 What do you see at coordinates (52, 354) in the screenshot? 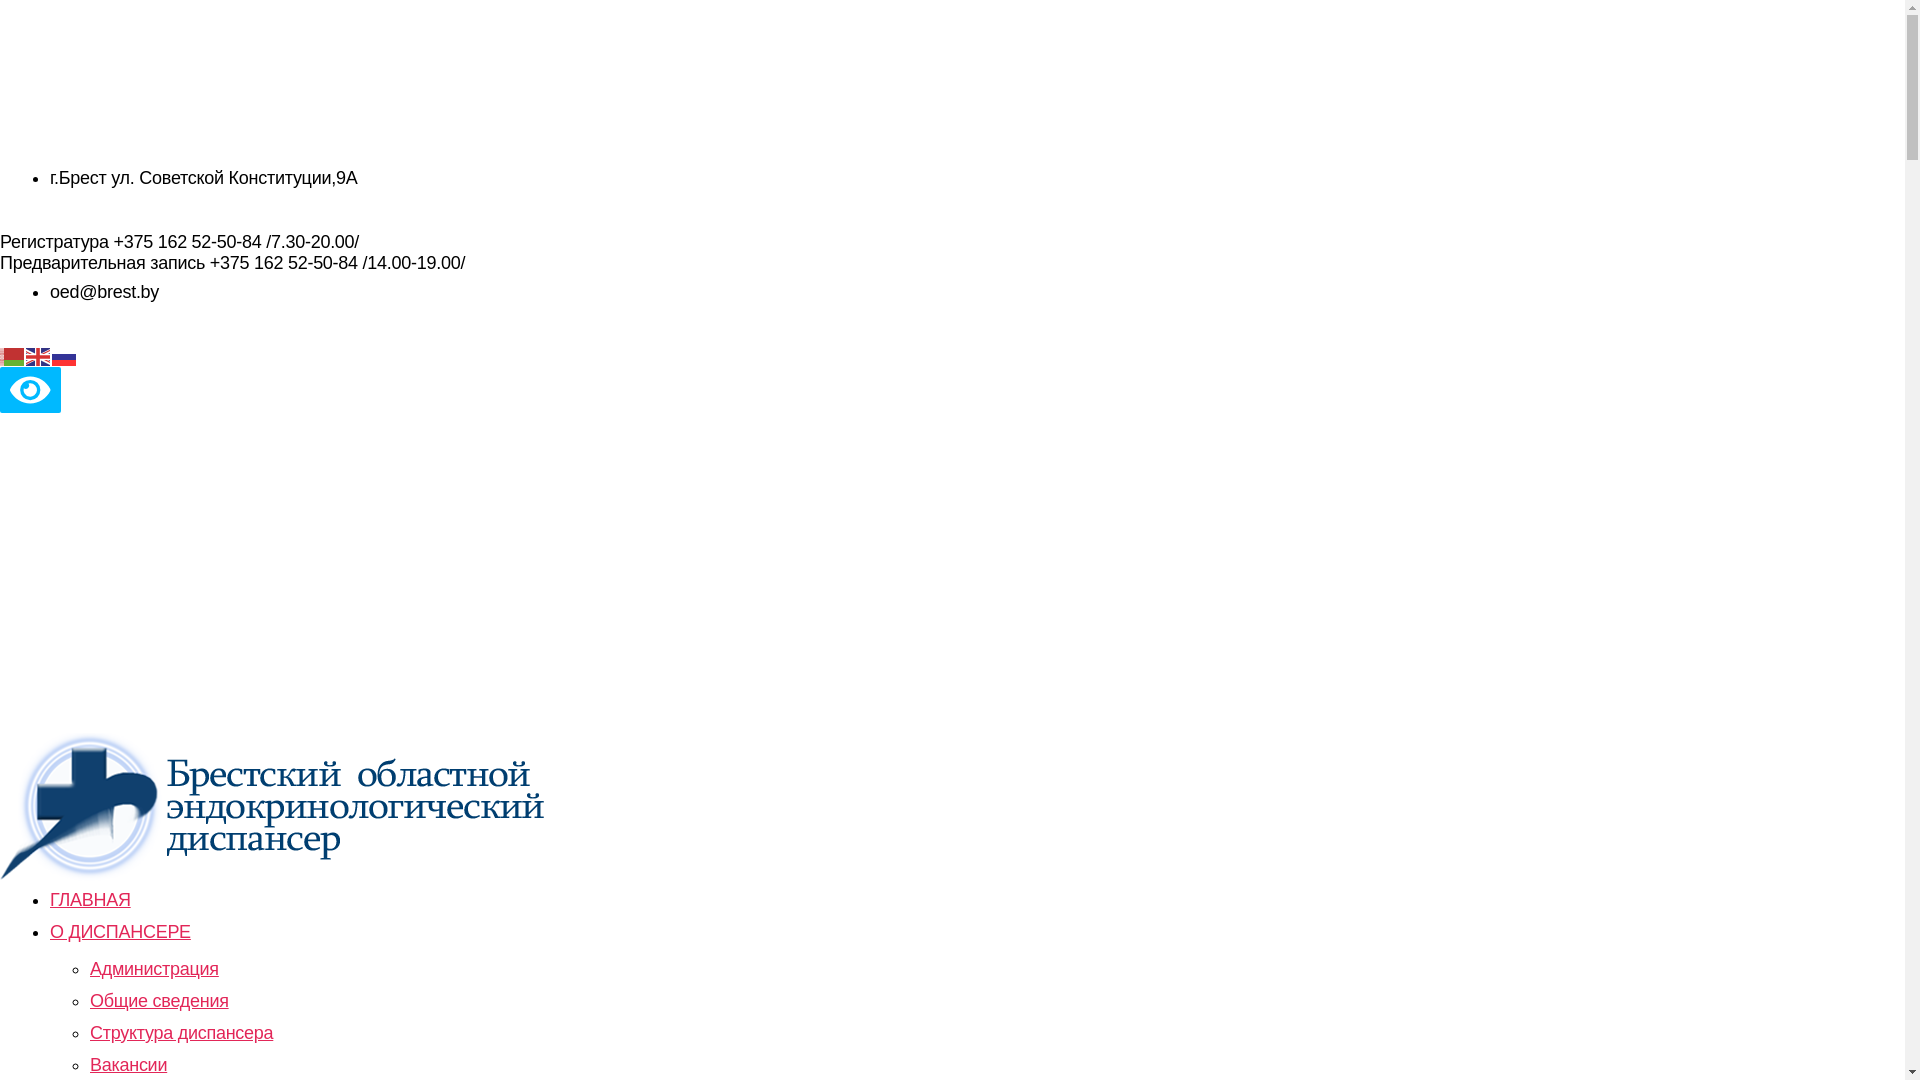
I see `'Russian'` at bounding box center [52, 354].